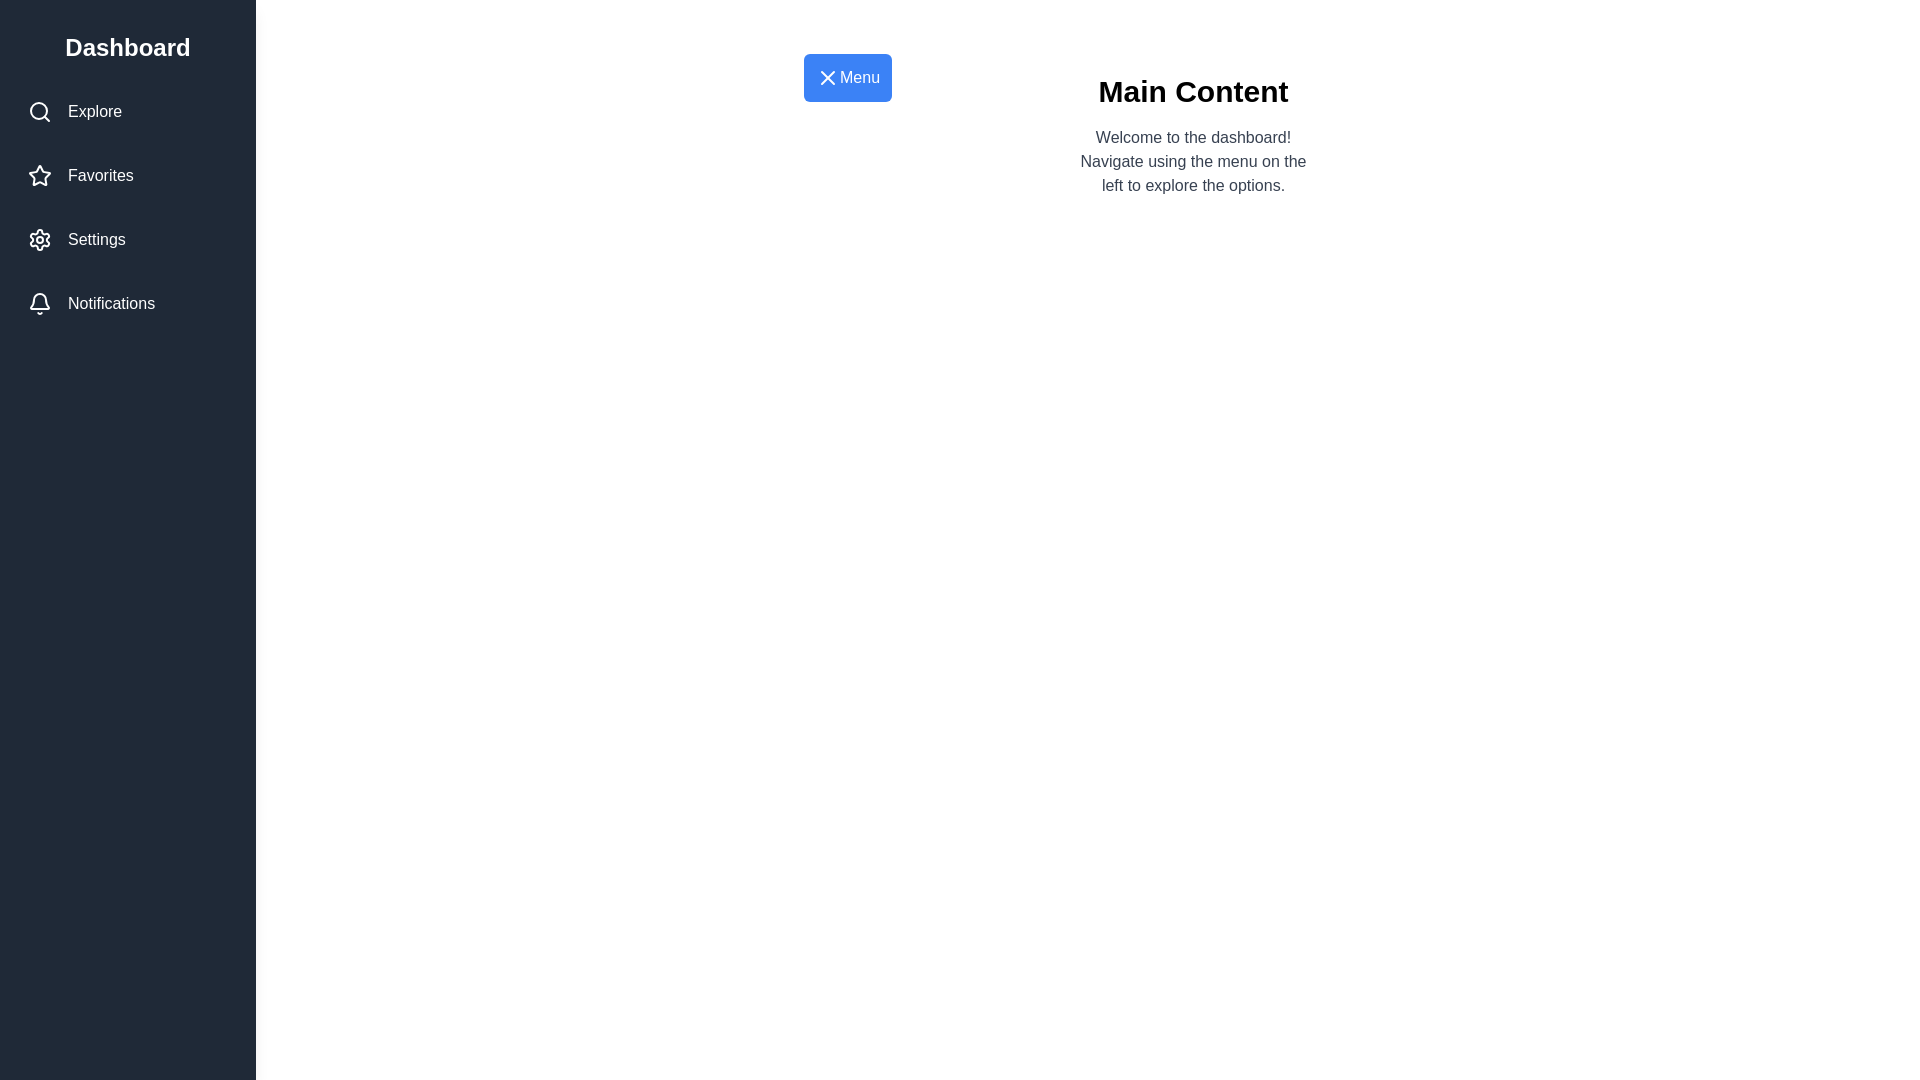  Describe the element at coordinates (95, 238) in the screenshot. I see `the 'Settings' text label, which is styled with a white font on a dark blue background and is the third entry in the vertical menu under 'Dashboard'` at that location.